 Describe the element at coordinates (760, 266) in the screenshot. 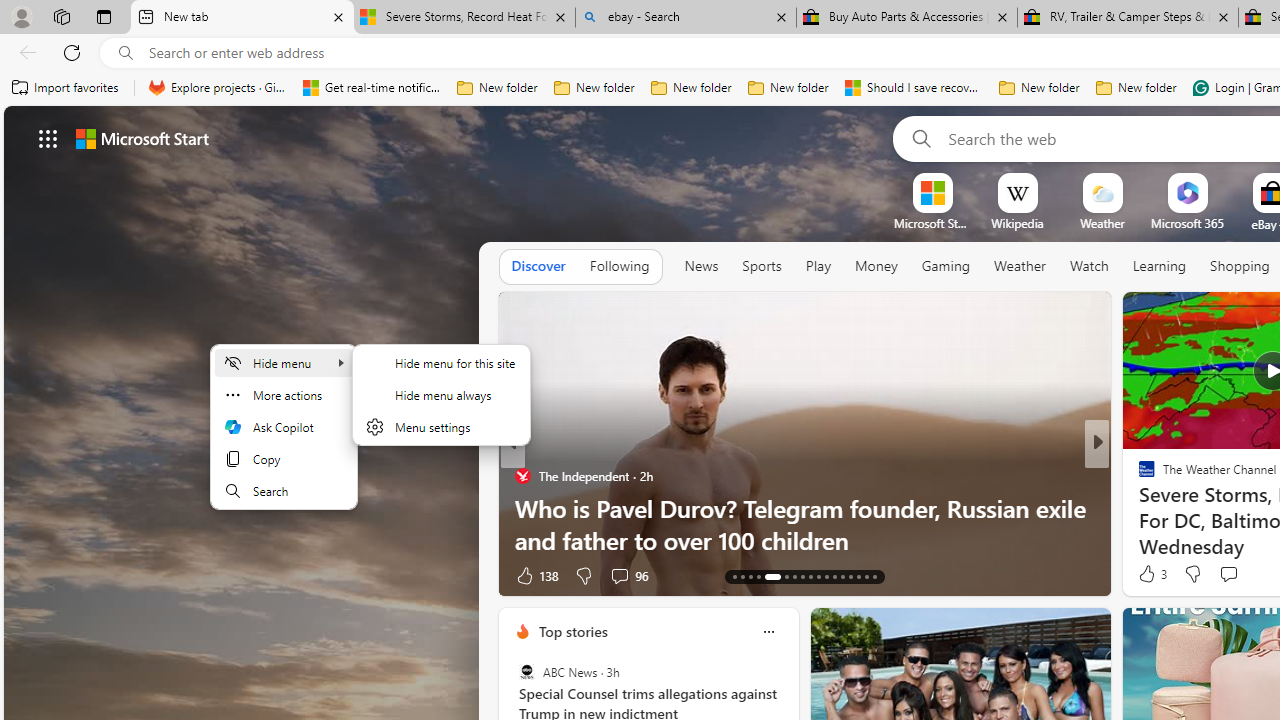

I see `'Sports'` at that location.